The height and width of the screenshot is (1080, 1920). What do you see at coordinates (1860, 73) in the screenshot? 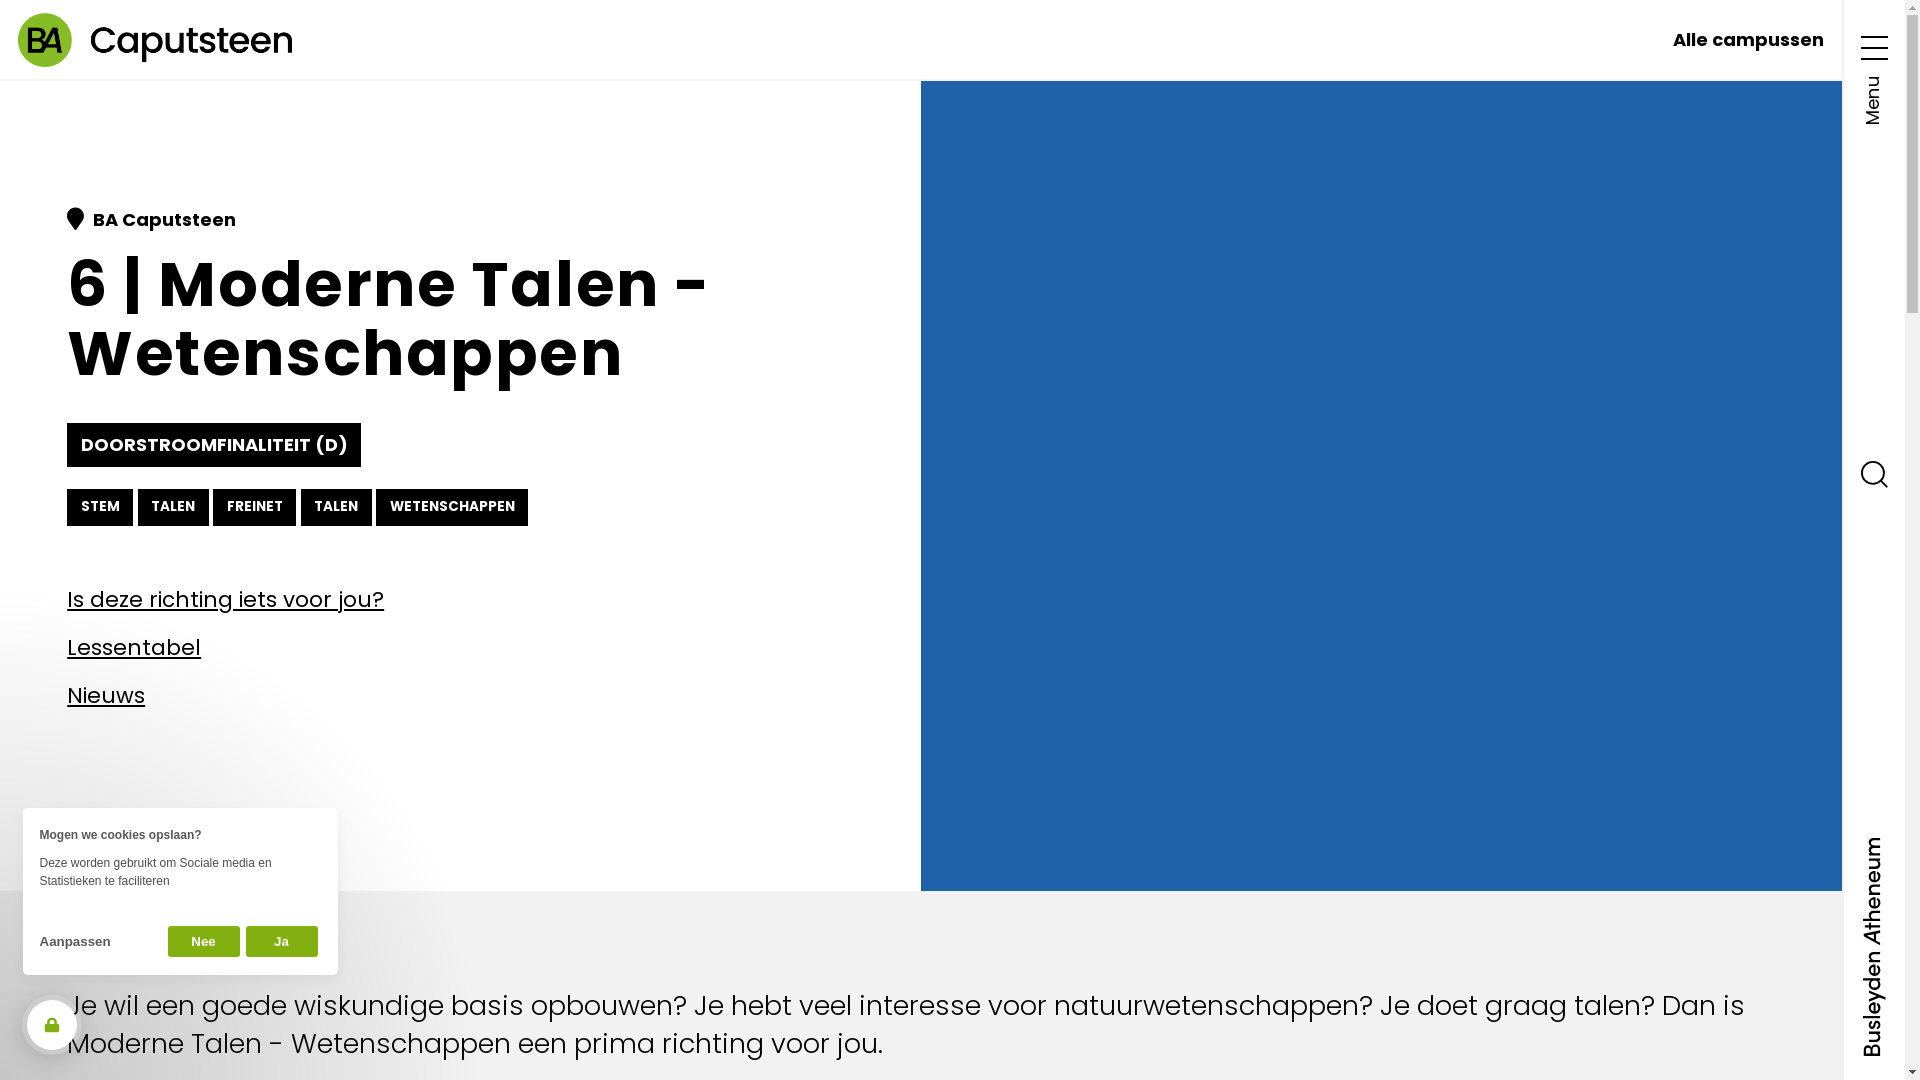
I see `'Menu'` at bounding box center [1860, 73].